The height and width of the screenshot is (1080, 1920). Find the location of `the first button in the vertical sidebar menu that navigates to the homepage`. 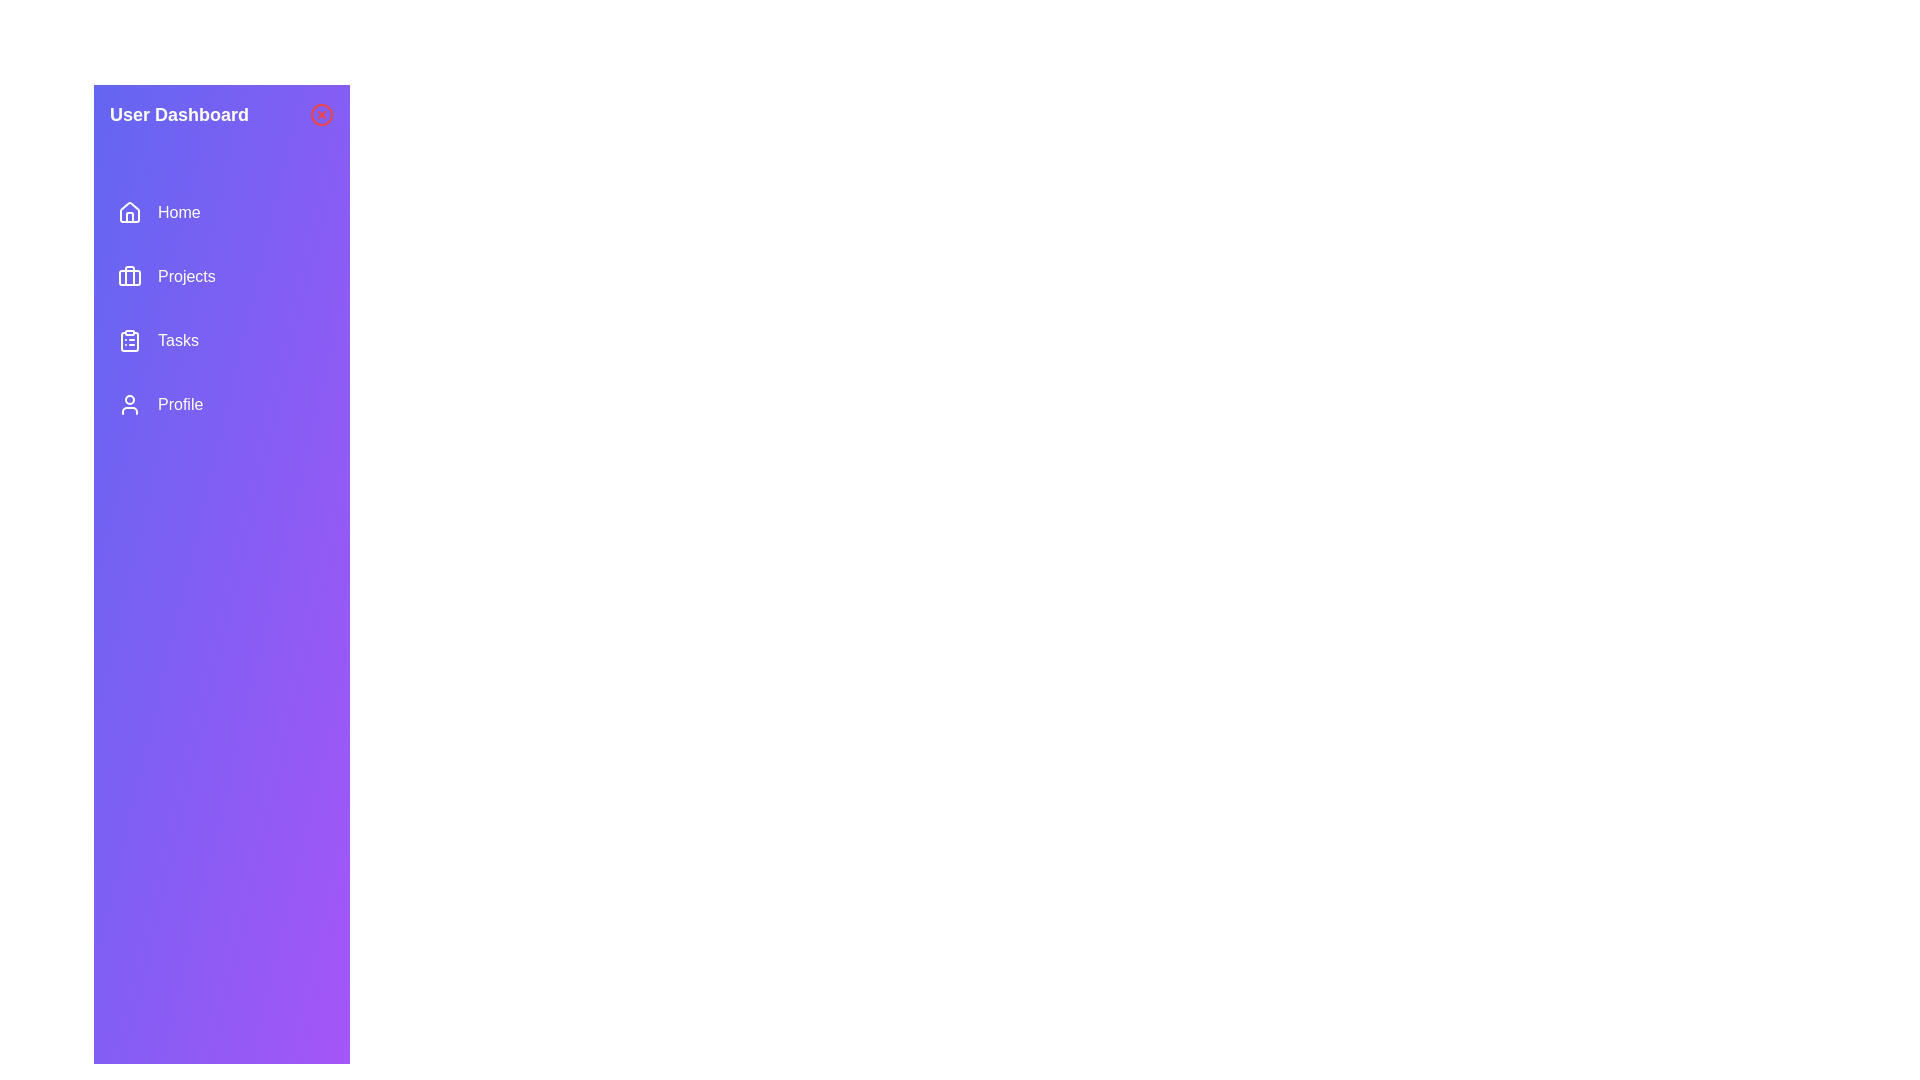

the first button in the vertical sidebar menu that navigates to the homepage is located at coordinates (221, 212).